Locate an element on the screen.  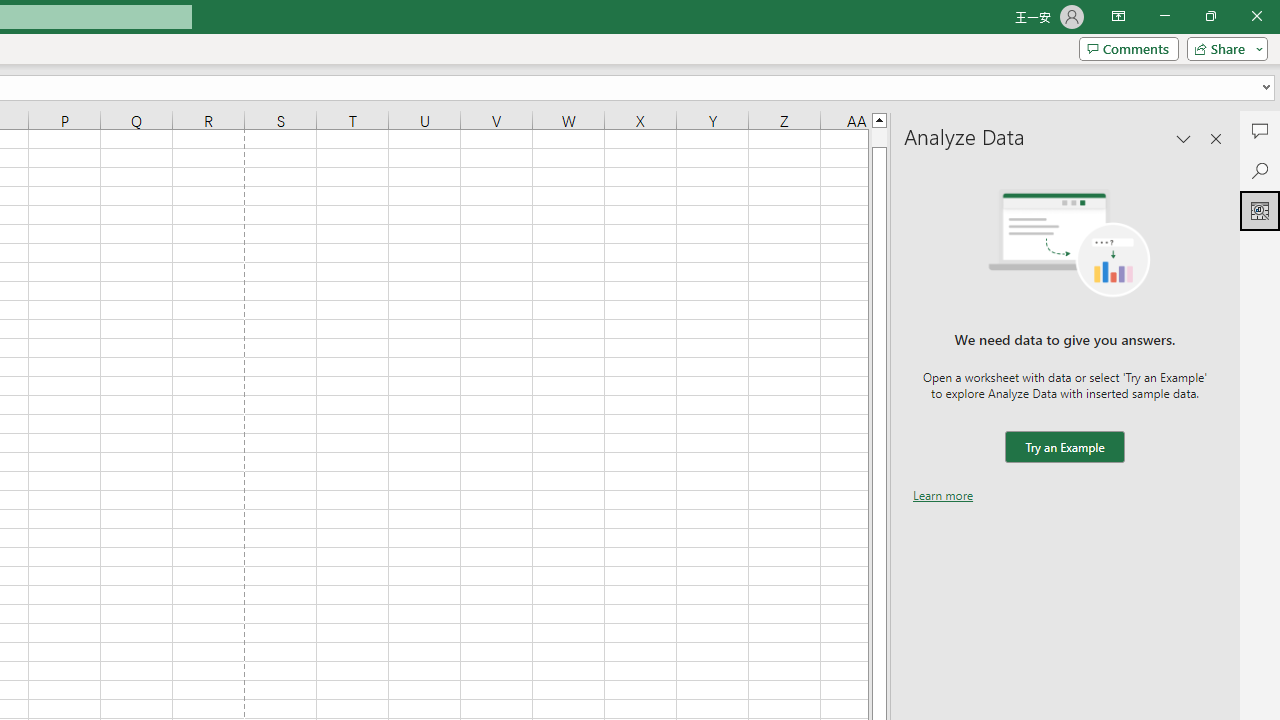
'Close pane' is located at coordinates (1215, 137).